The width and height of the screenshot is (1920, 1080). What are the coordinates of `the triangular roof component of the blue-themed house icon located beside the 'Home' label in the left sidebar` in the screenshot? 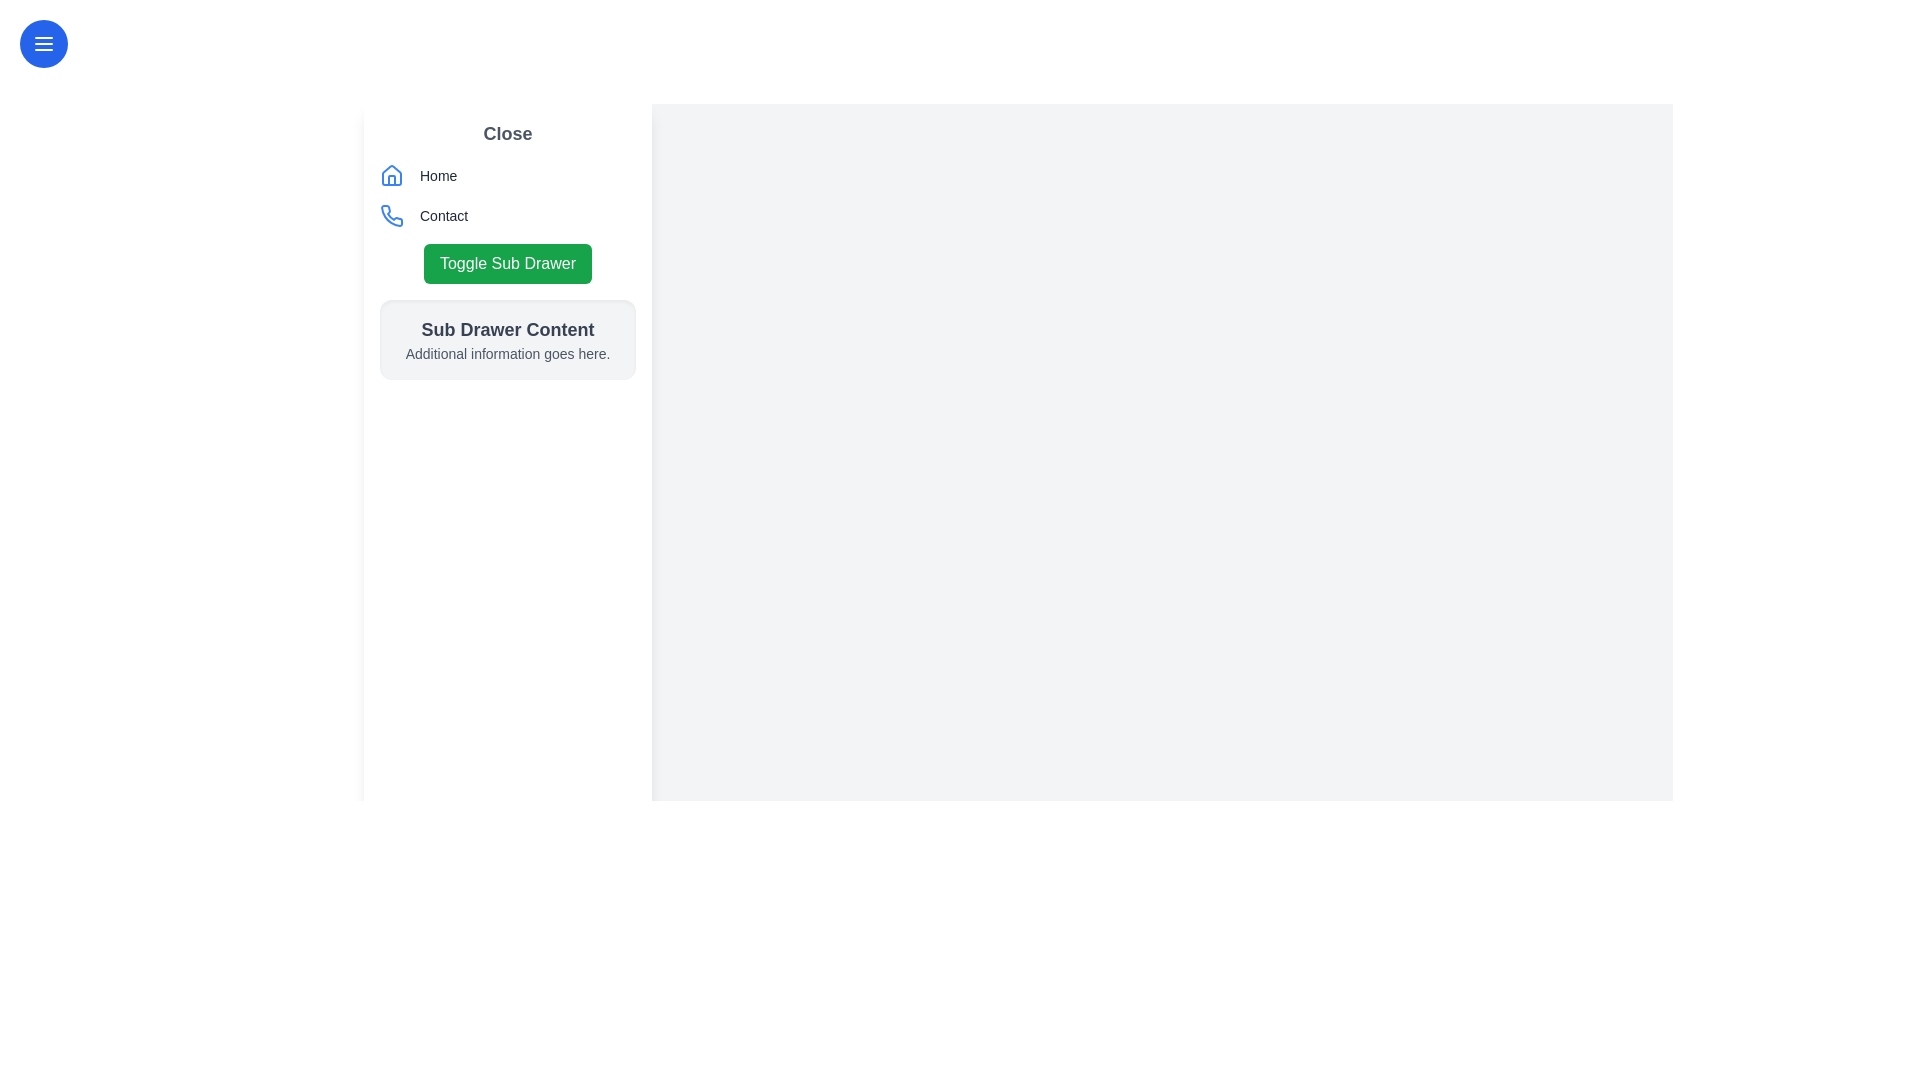 It's located at (392, 173).